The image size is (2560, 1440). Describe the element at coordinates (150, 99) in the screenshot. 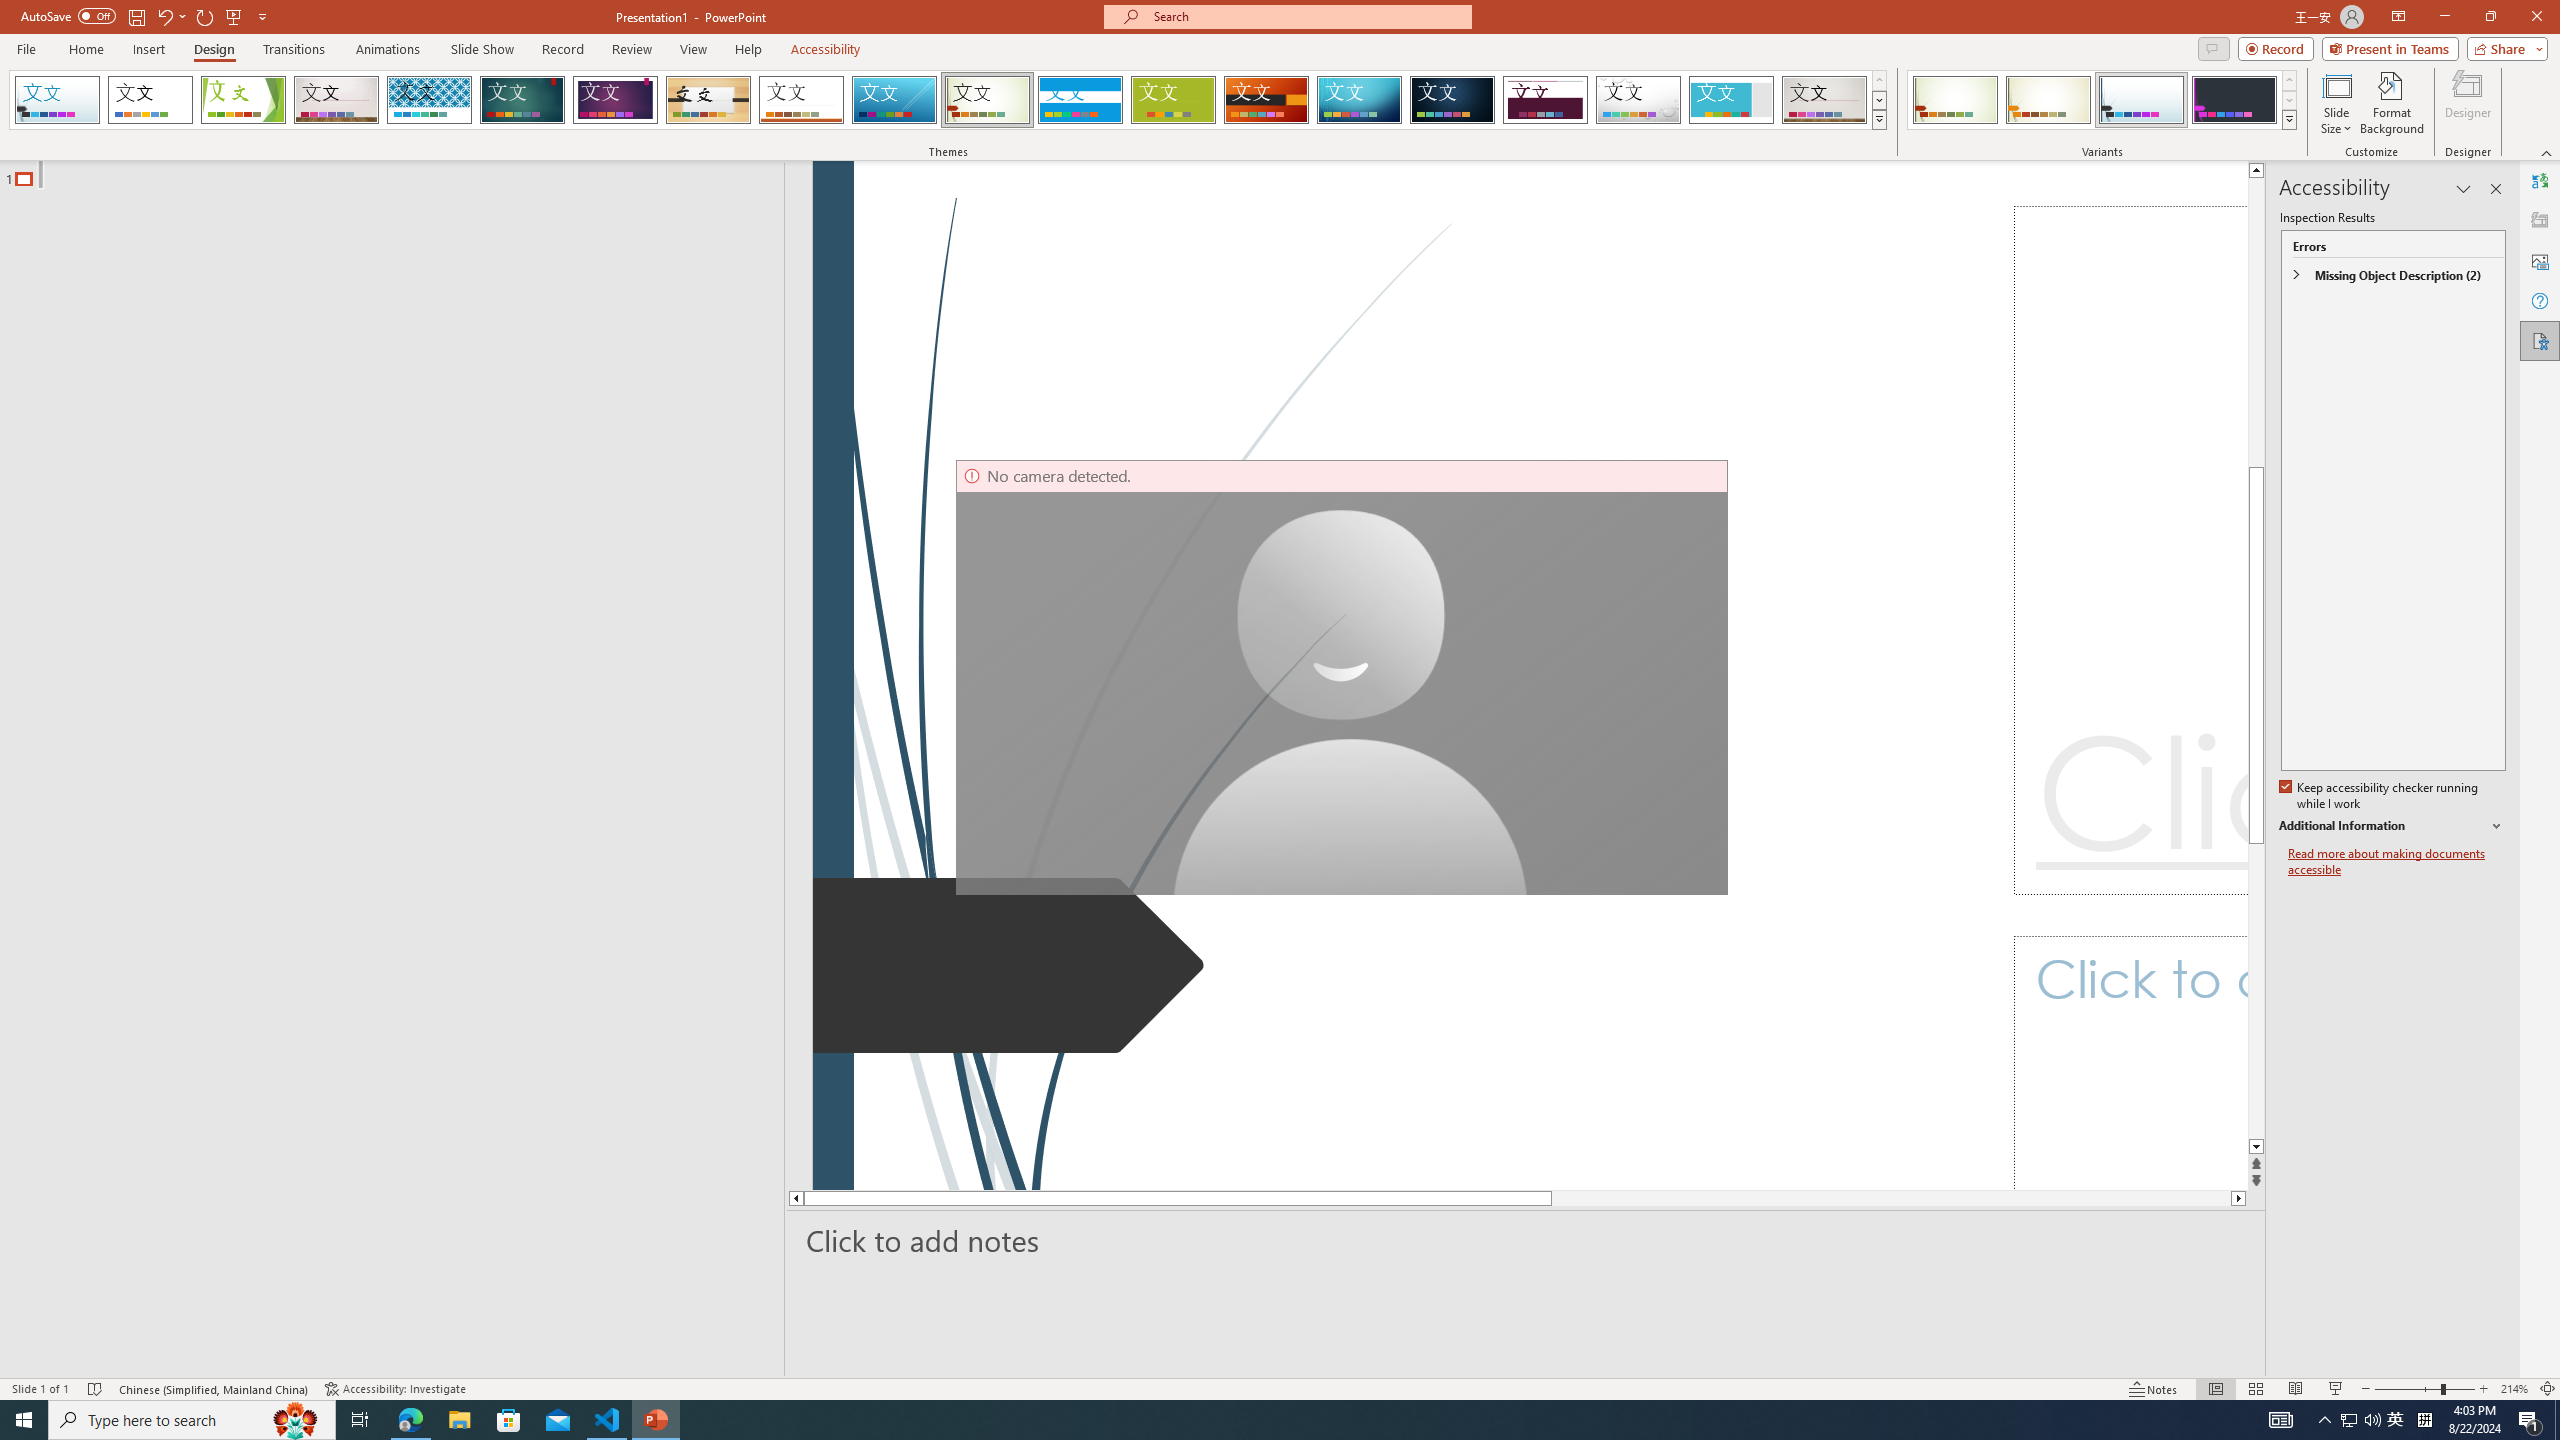

I see `'Office Theme'` at that location.